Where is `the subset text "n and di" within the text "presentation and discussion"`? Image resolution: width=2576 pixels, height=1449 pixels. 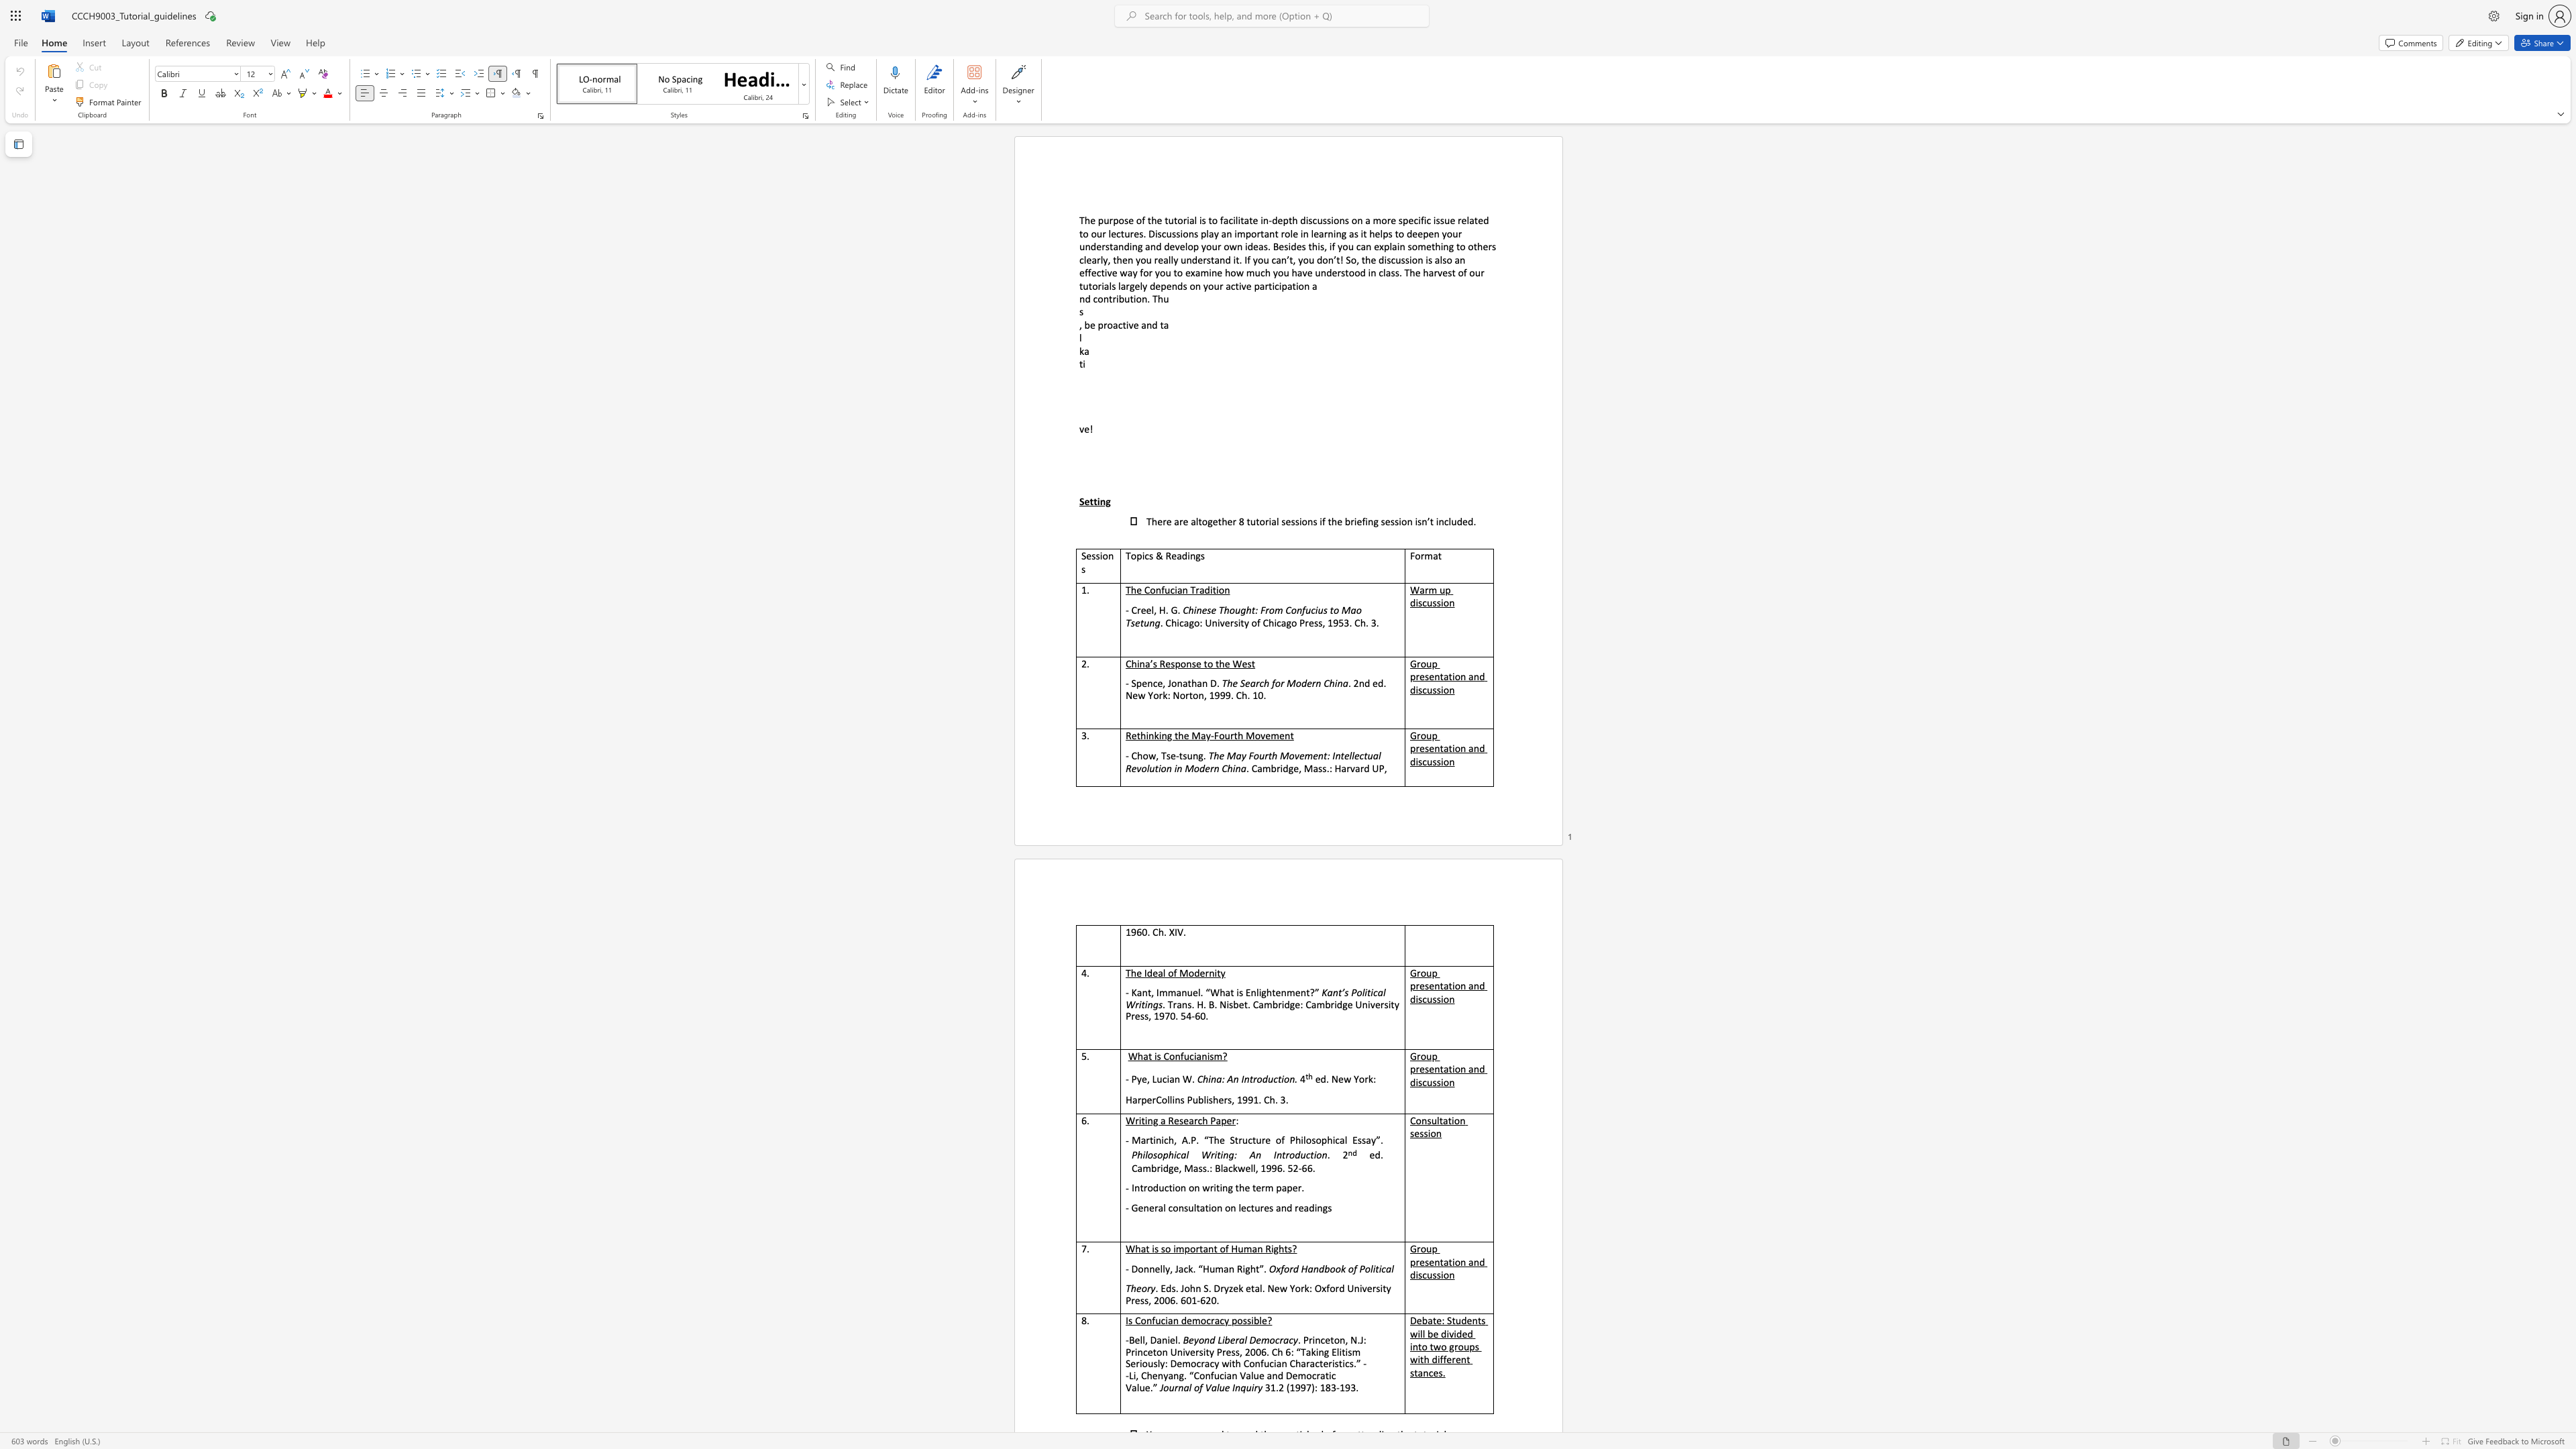
the subset text "n and di" within the text "presentation and discussion" is located at coordinates (1458, 748).